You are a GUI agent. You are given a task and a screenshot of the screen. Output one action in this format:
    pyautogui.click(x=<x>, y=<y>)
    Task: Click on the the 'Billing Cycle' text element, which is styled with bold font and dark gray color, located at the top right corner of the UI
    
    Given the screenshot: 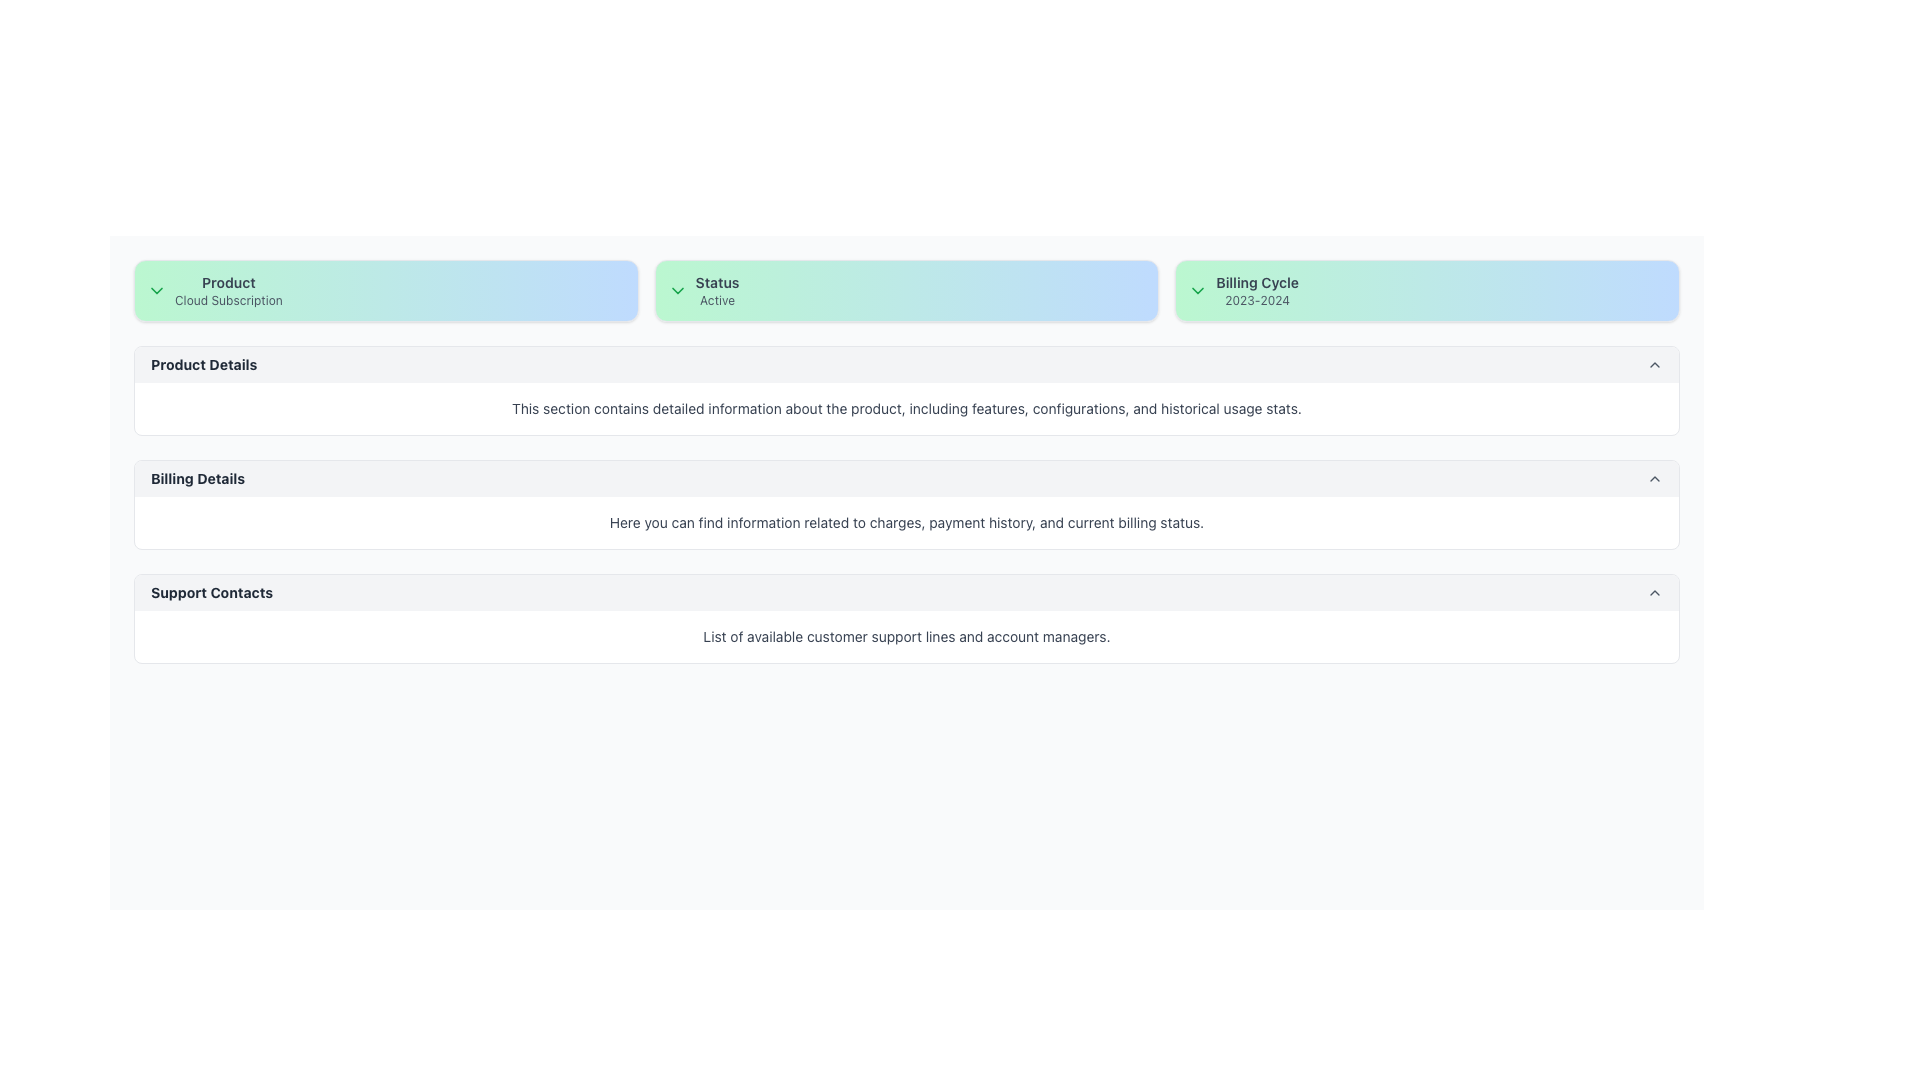 What is the action you would take?
    pyautogui.click(x=1256, y=282)
    